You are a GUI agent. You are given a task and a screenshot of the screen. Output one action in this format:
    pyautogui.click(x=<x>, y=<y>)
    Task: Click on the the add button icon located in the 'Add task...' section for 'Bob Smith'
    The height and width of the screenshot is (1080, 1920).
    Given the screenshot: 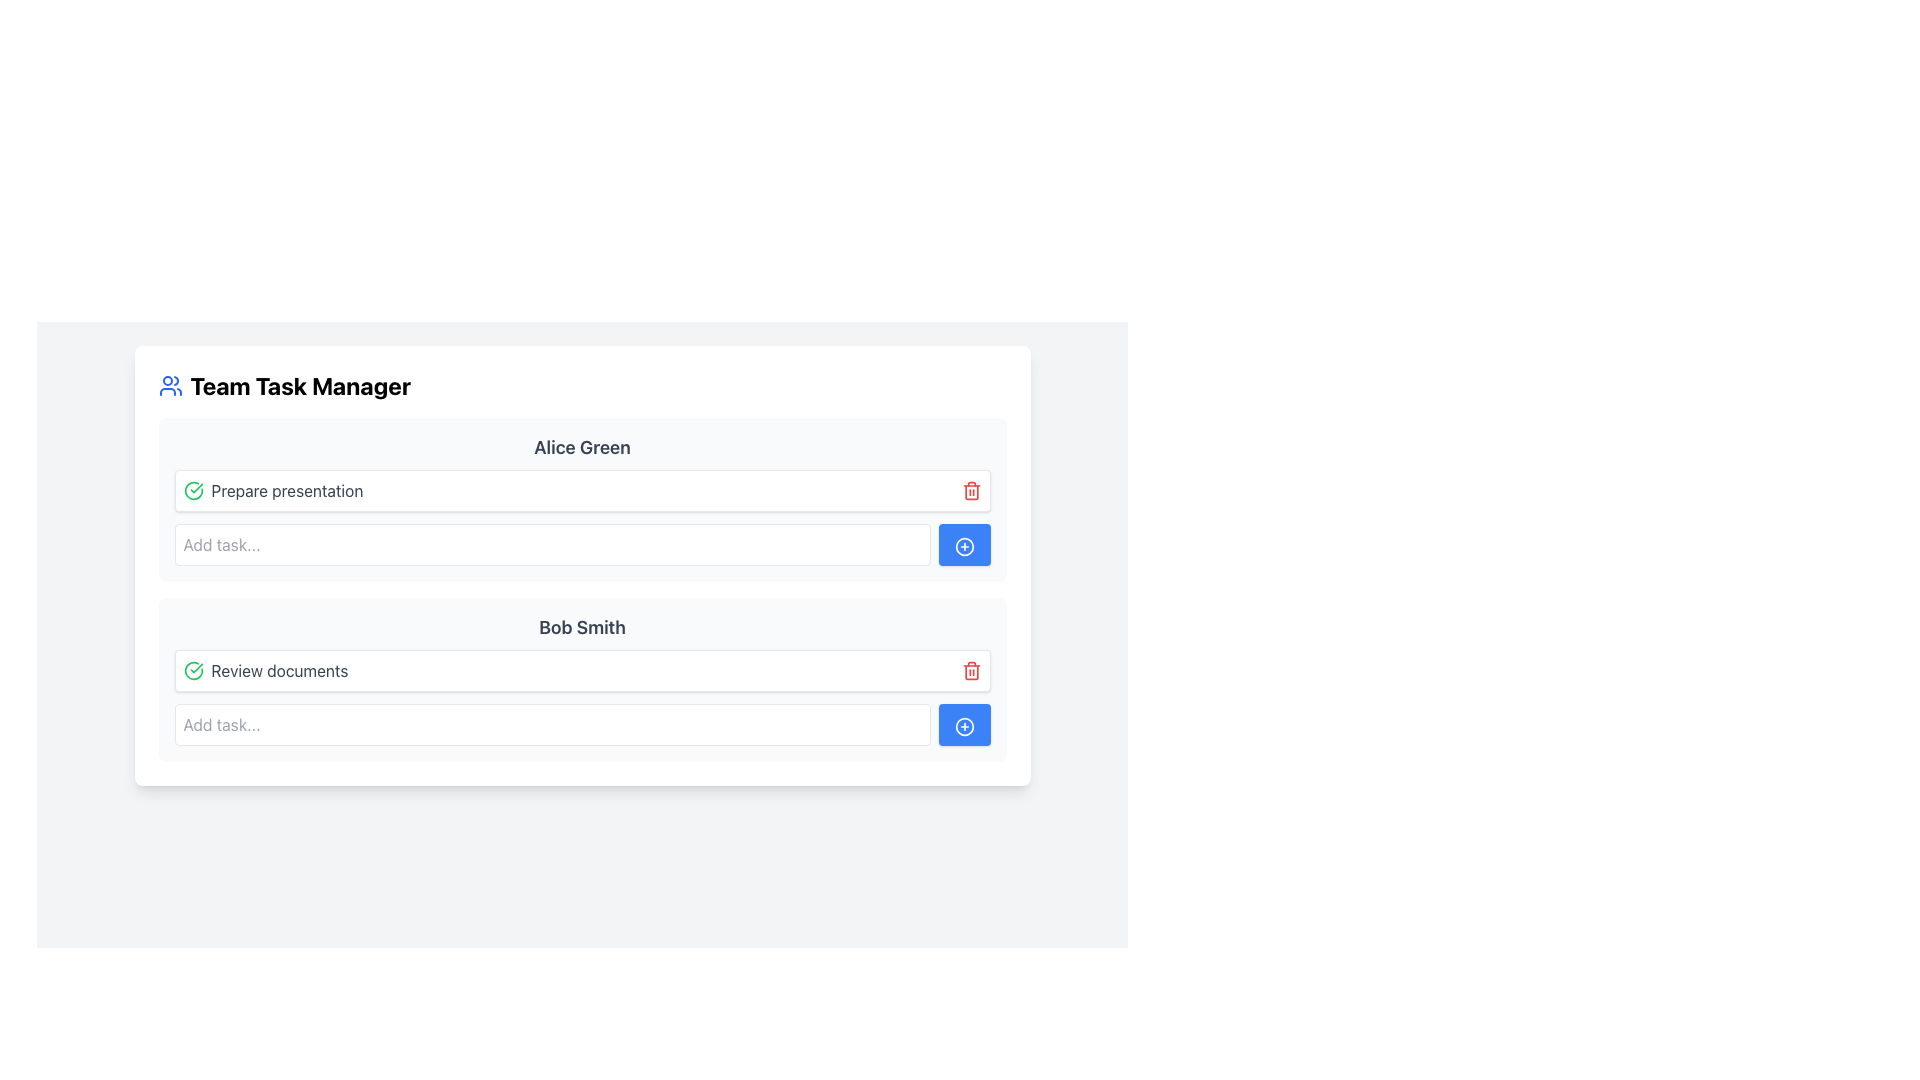 What is the action you would take?
    pyautogui.click(x=964, y=726)
    